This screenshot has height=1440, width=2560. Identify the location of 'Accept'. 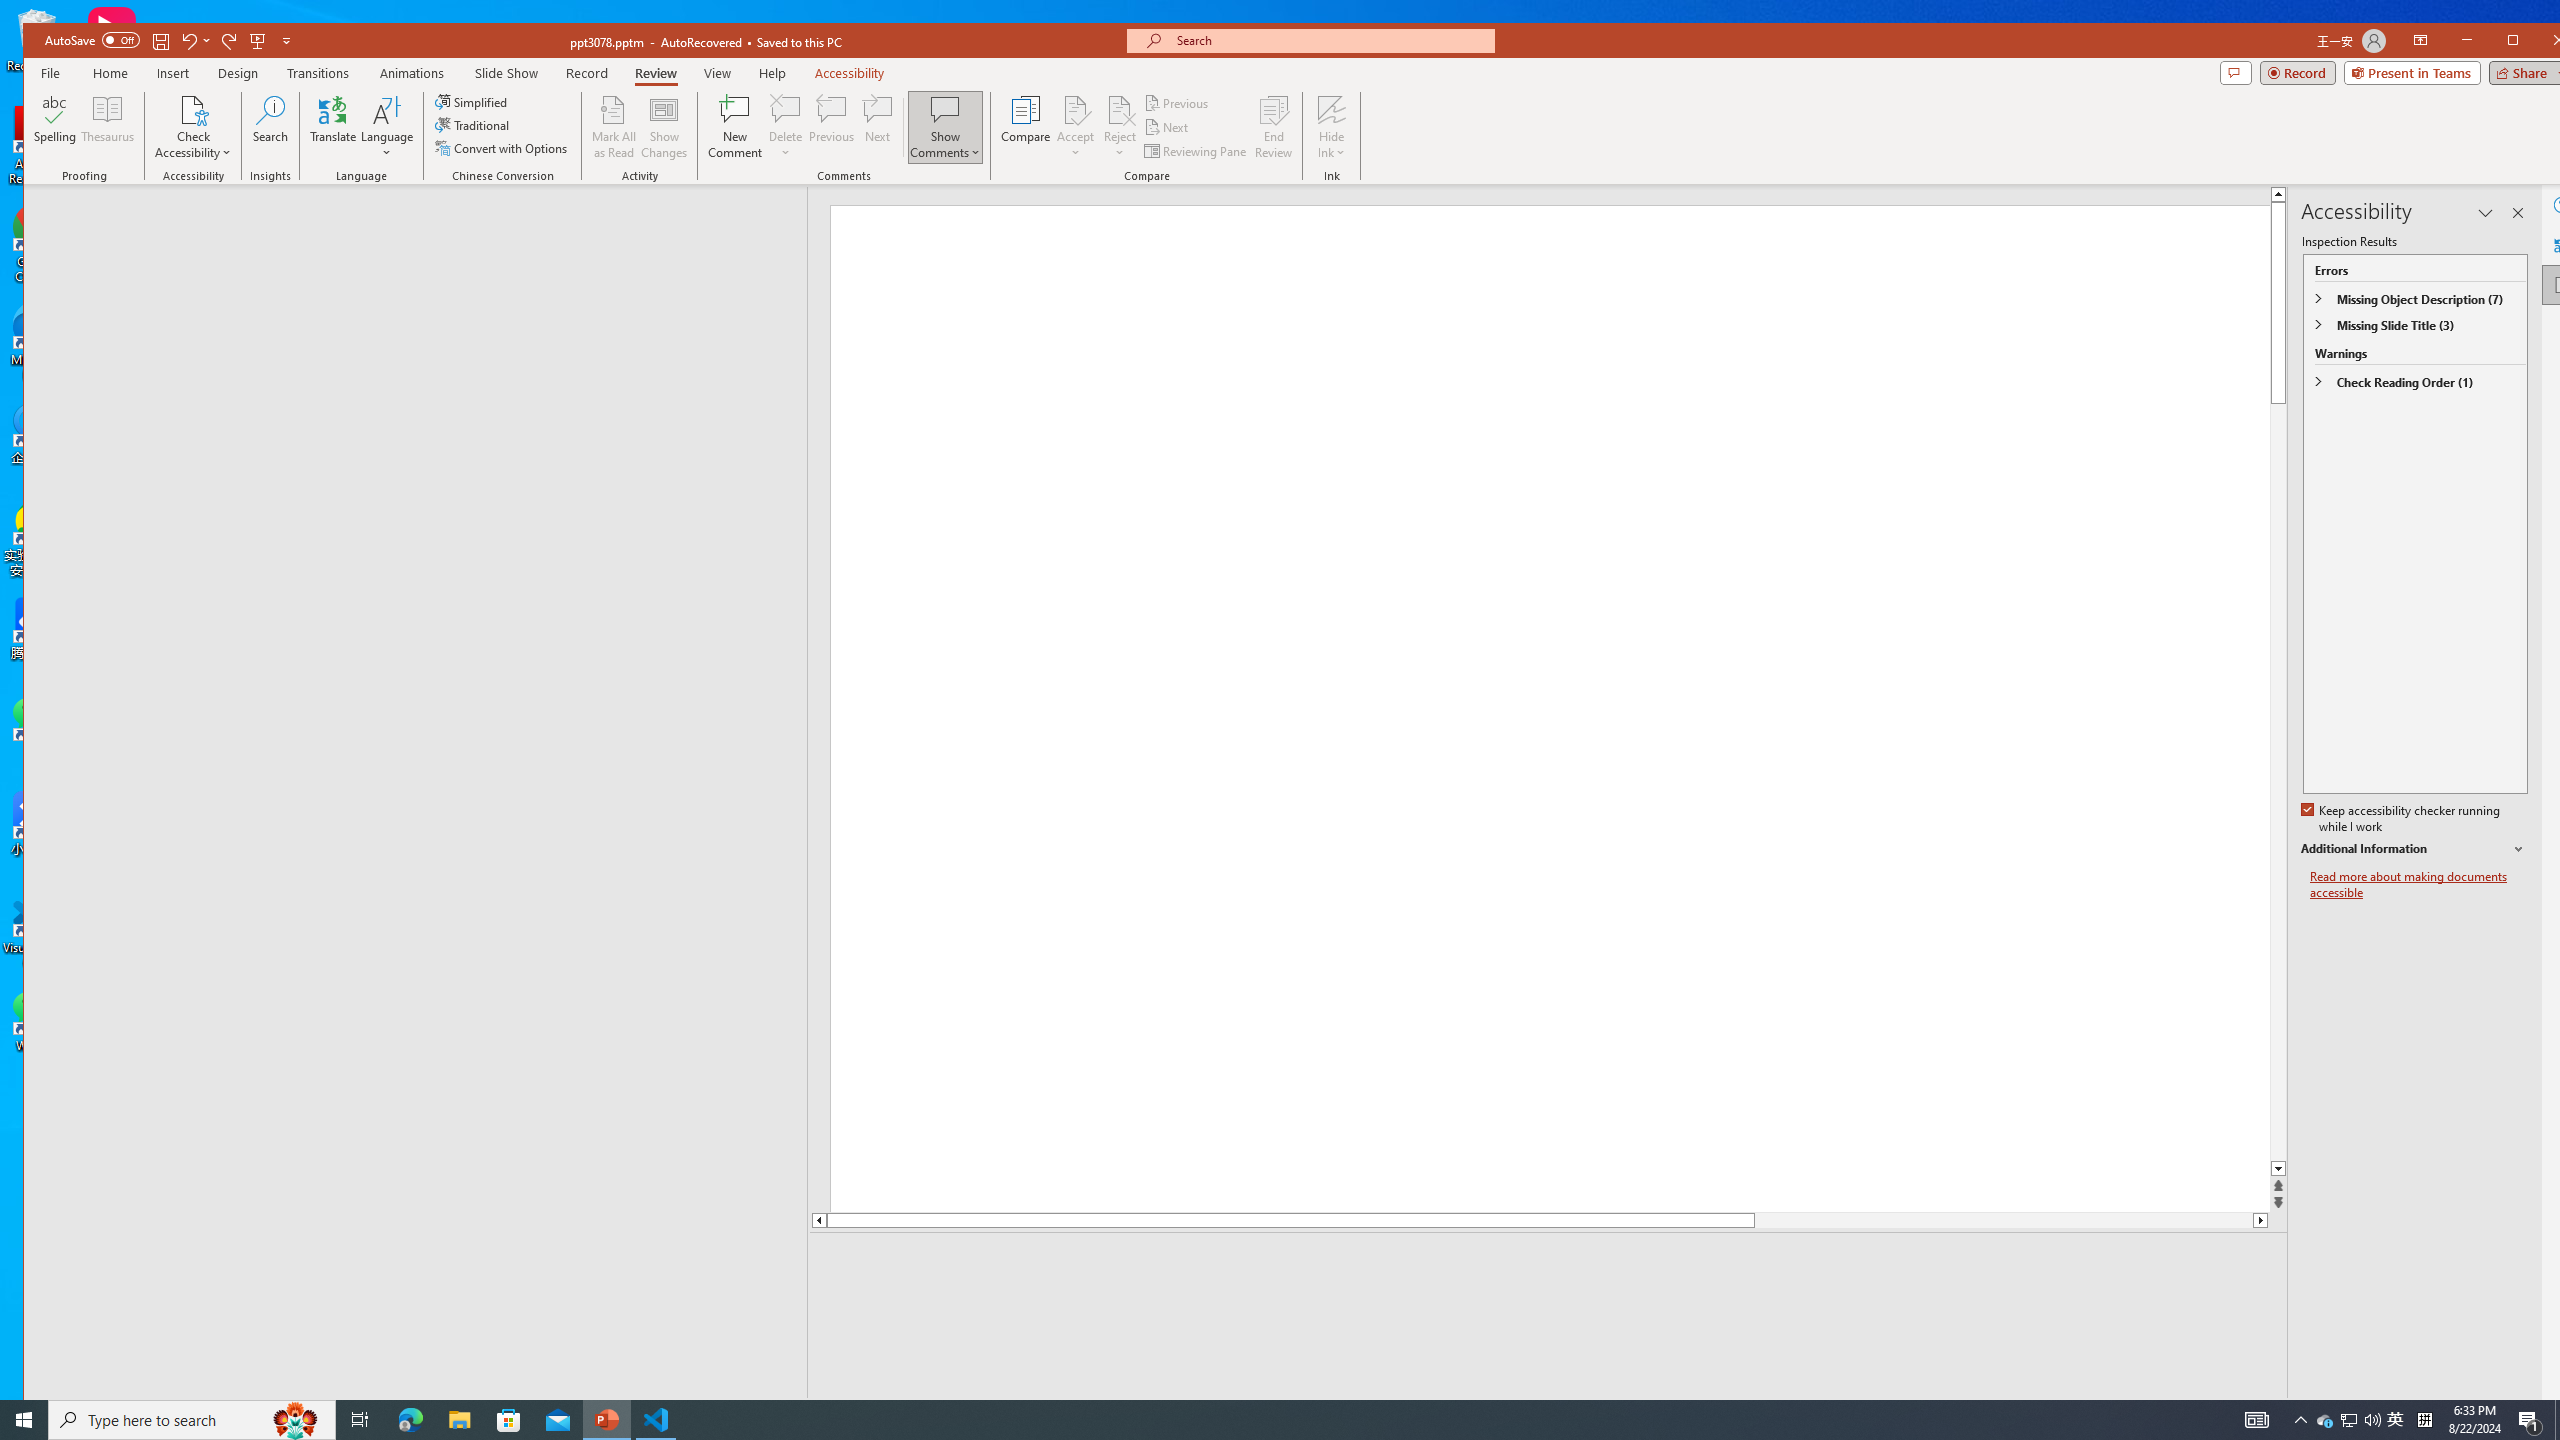
(1076, 126).